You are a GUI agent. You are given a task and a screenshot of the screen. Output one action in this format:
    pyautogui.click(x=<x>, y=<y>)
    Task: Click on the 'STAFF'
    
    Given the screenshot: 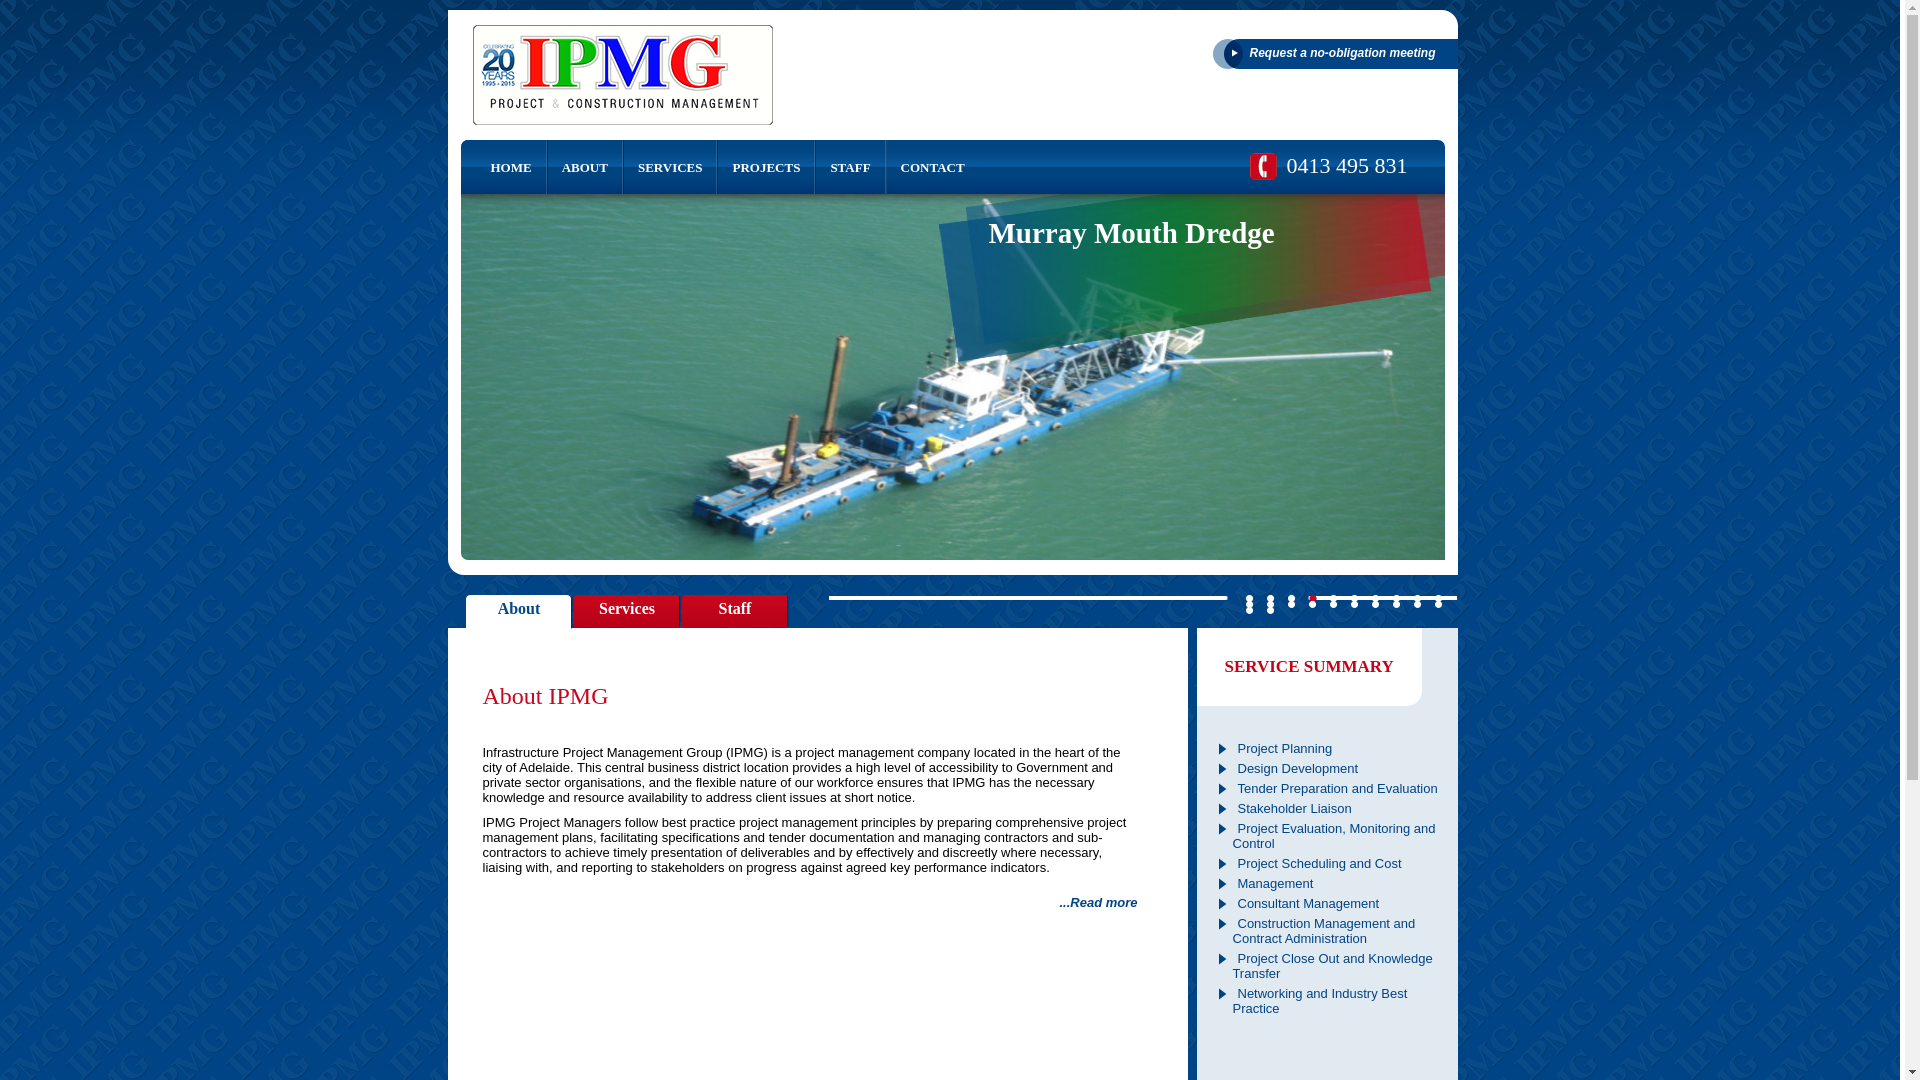 What is the action you would take?
    pyautogui.click(x=849, y=165)
    